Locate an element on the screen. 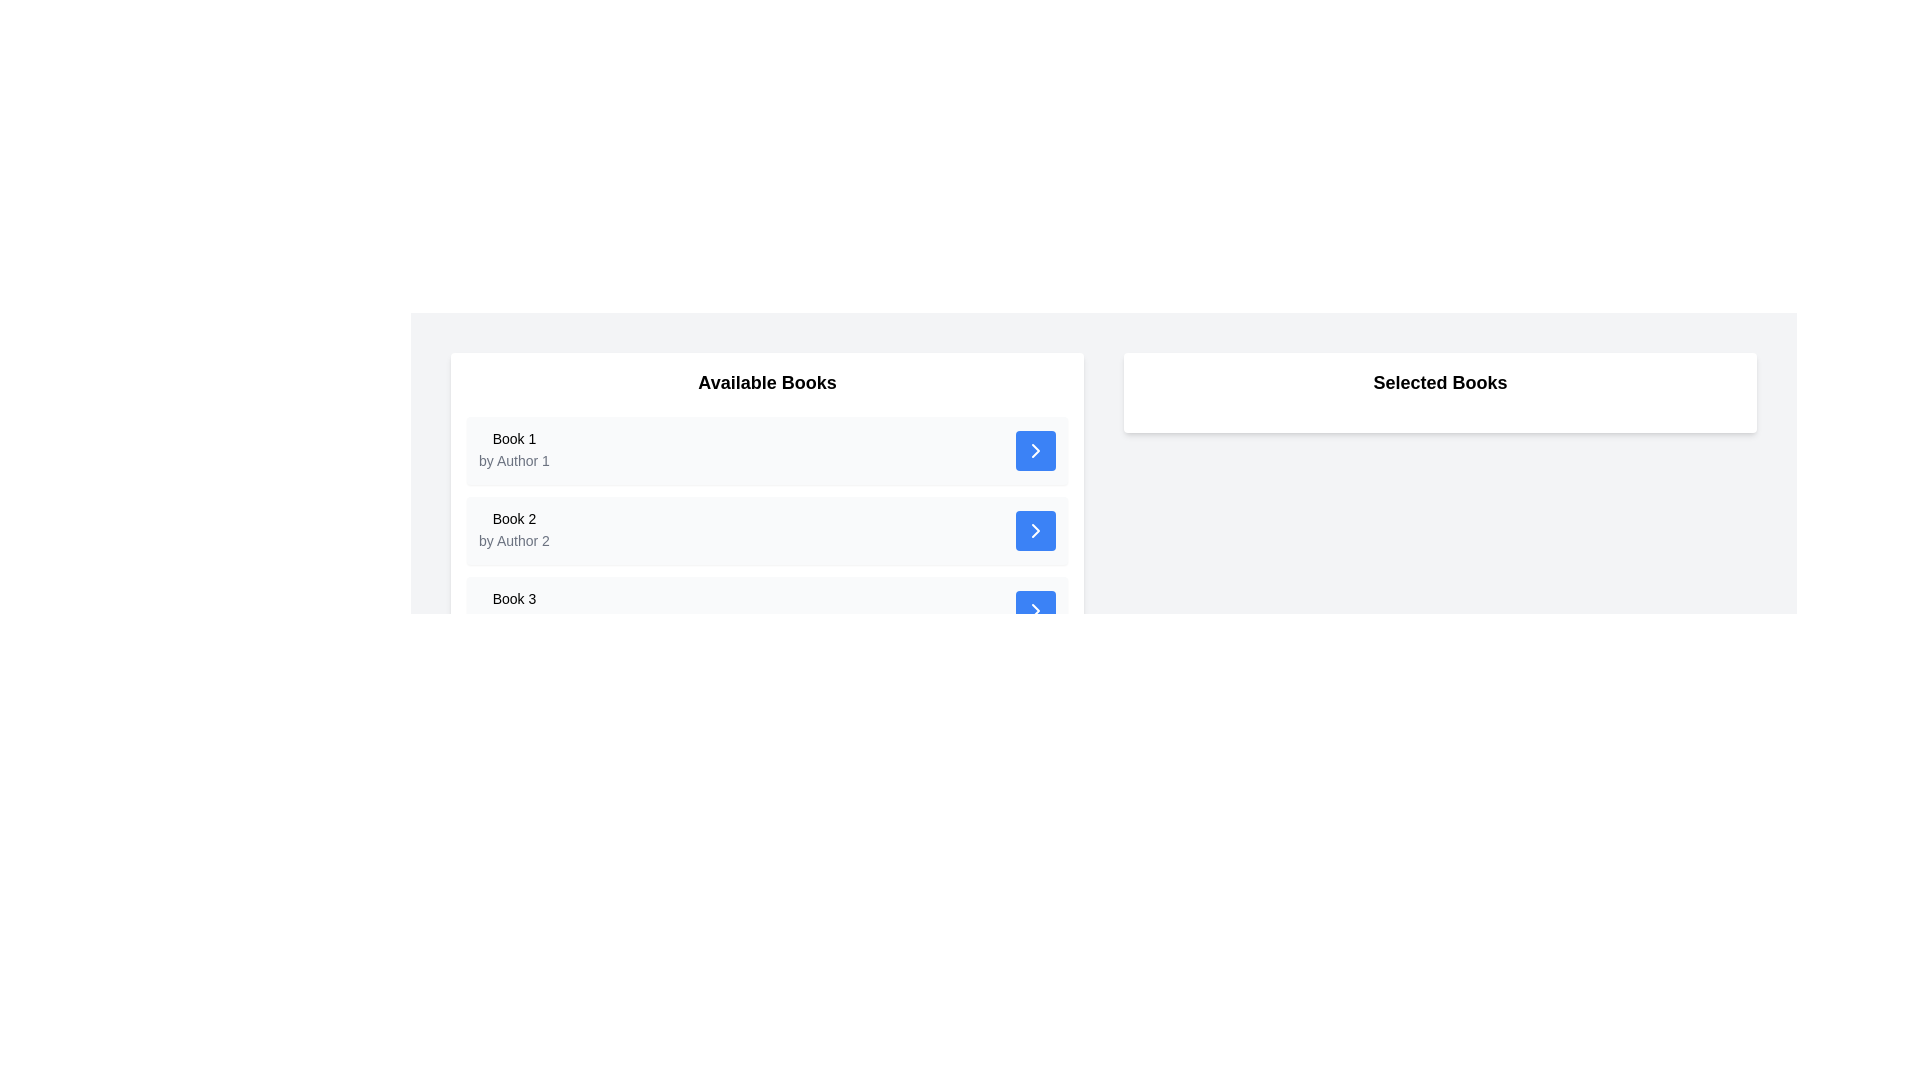 The image size is (1920, 1080). the text label representing the title of a book, which is the second item in the 'Available Books' section is located at coordinates (514, 518).